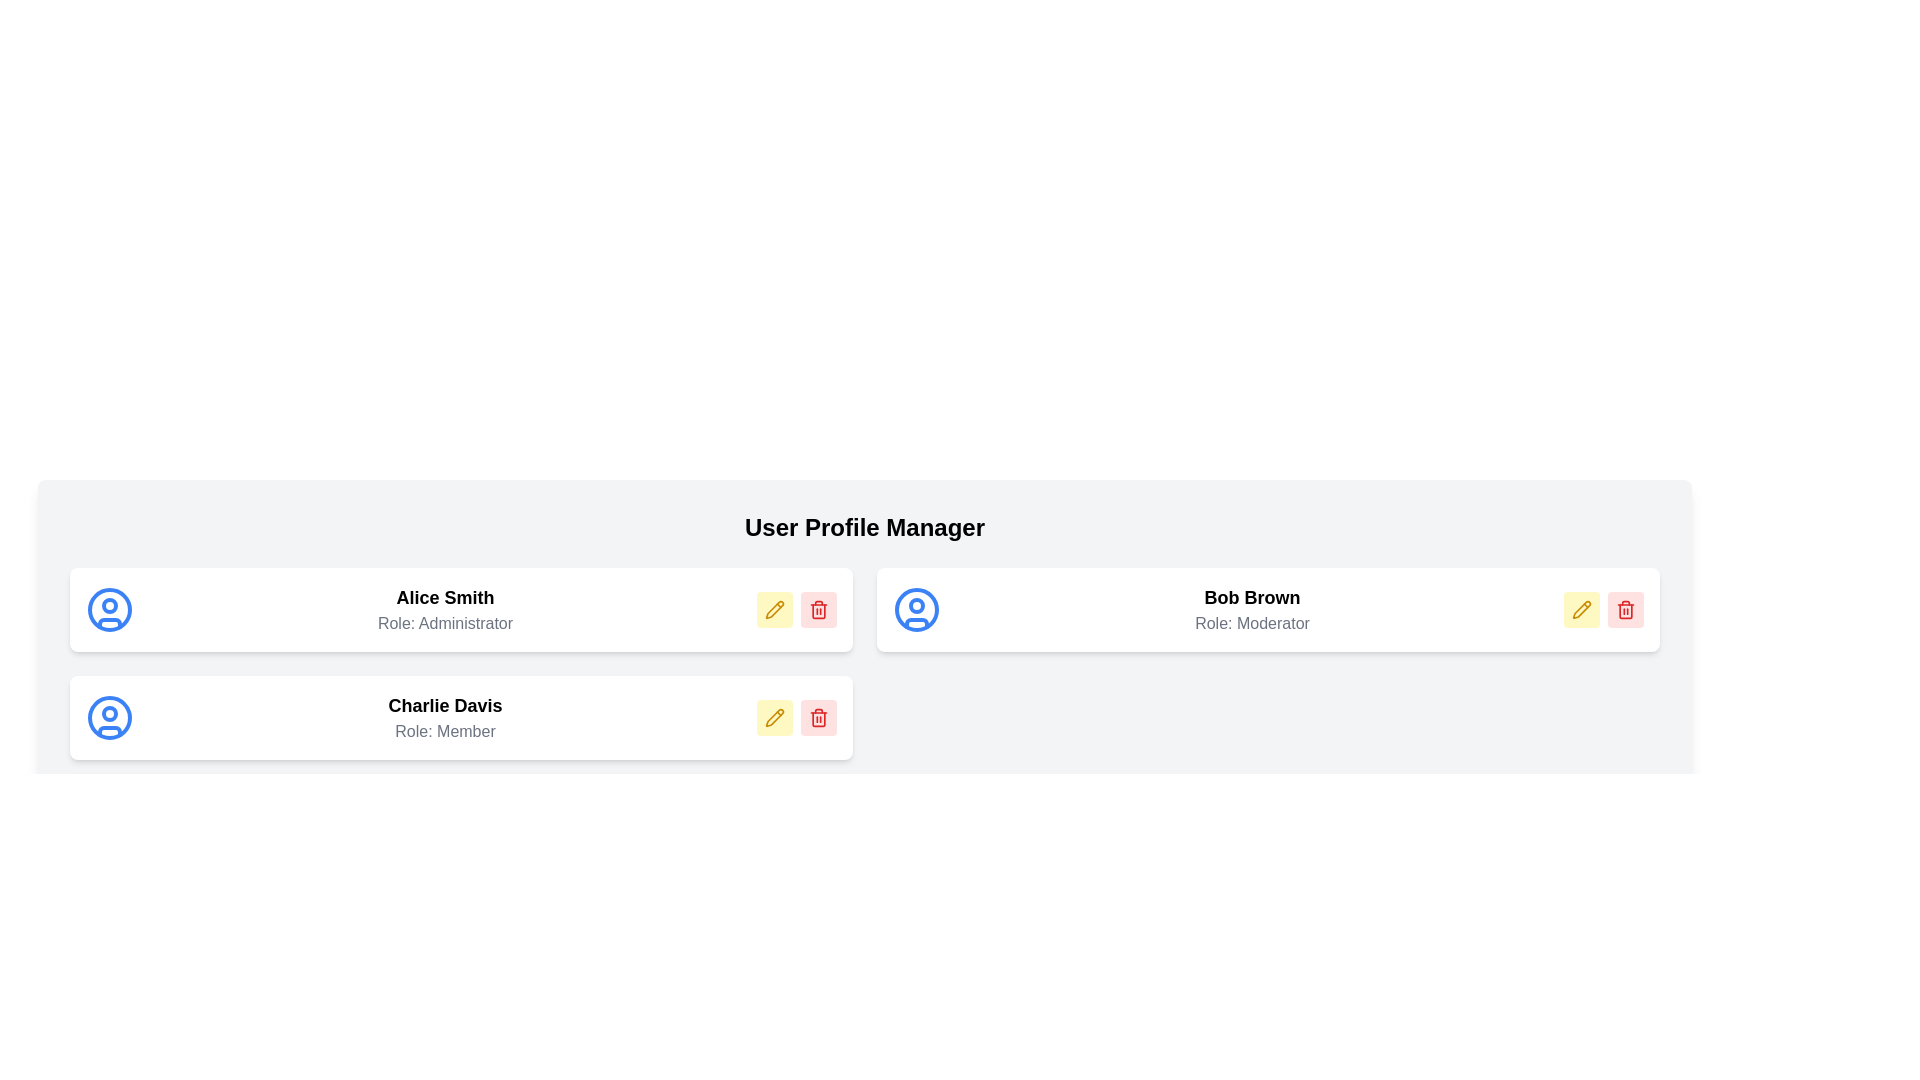 Image resolution: width=1920 pixels, height=1080 pixels. I want to click on the circular user profile icon with a blue outline located at the top right of the card next to the text 'Bob Brown Role: Moderator', so click(915, 608).